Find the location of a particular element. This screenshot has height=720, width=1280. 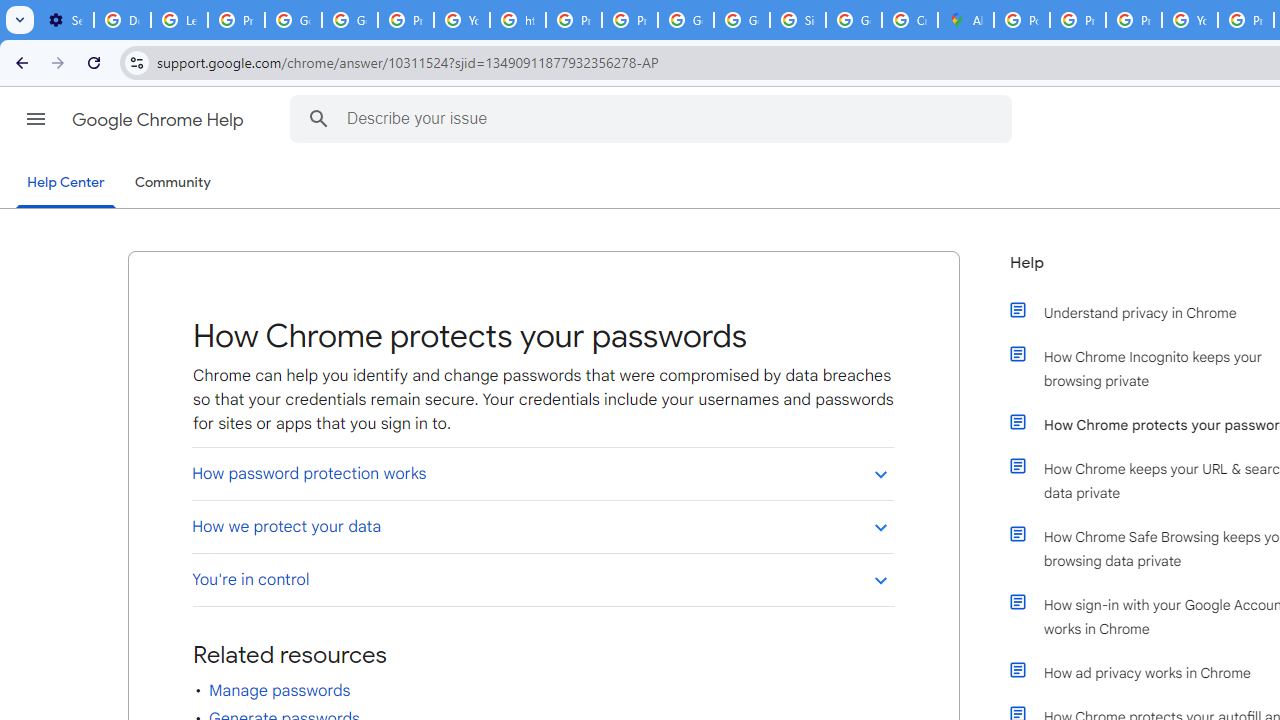

'Policy Accountability and Transparency - Transparency Center' is located at coordinates (1022, 20).